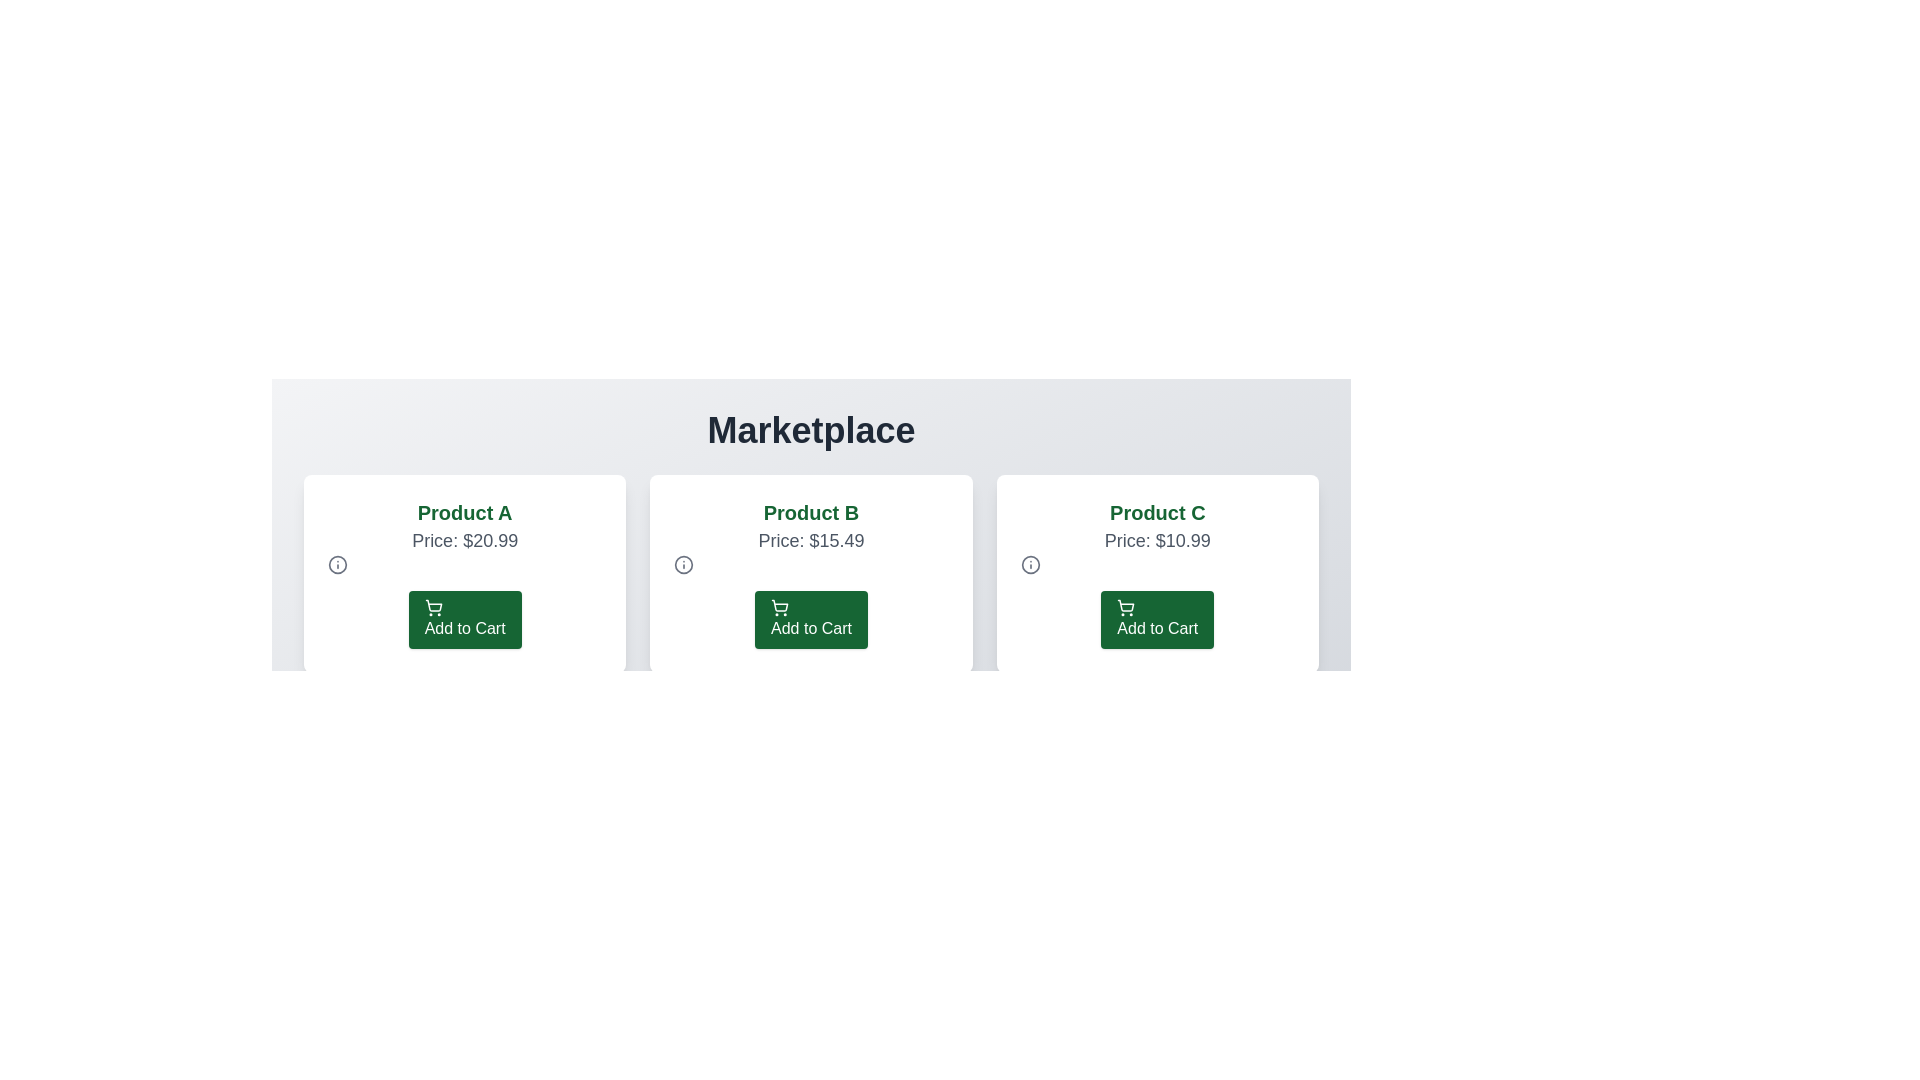 The width and height of the screenshot is (1920, 1080). What do you see at coordinates (1126, 607) in the screenshot?
I see `the 'Add to Cart' icon for Product C, which is located within the green button below the Product C section in the Marketplace` at bounding box center [1126, 607].